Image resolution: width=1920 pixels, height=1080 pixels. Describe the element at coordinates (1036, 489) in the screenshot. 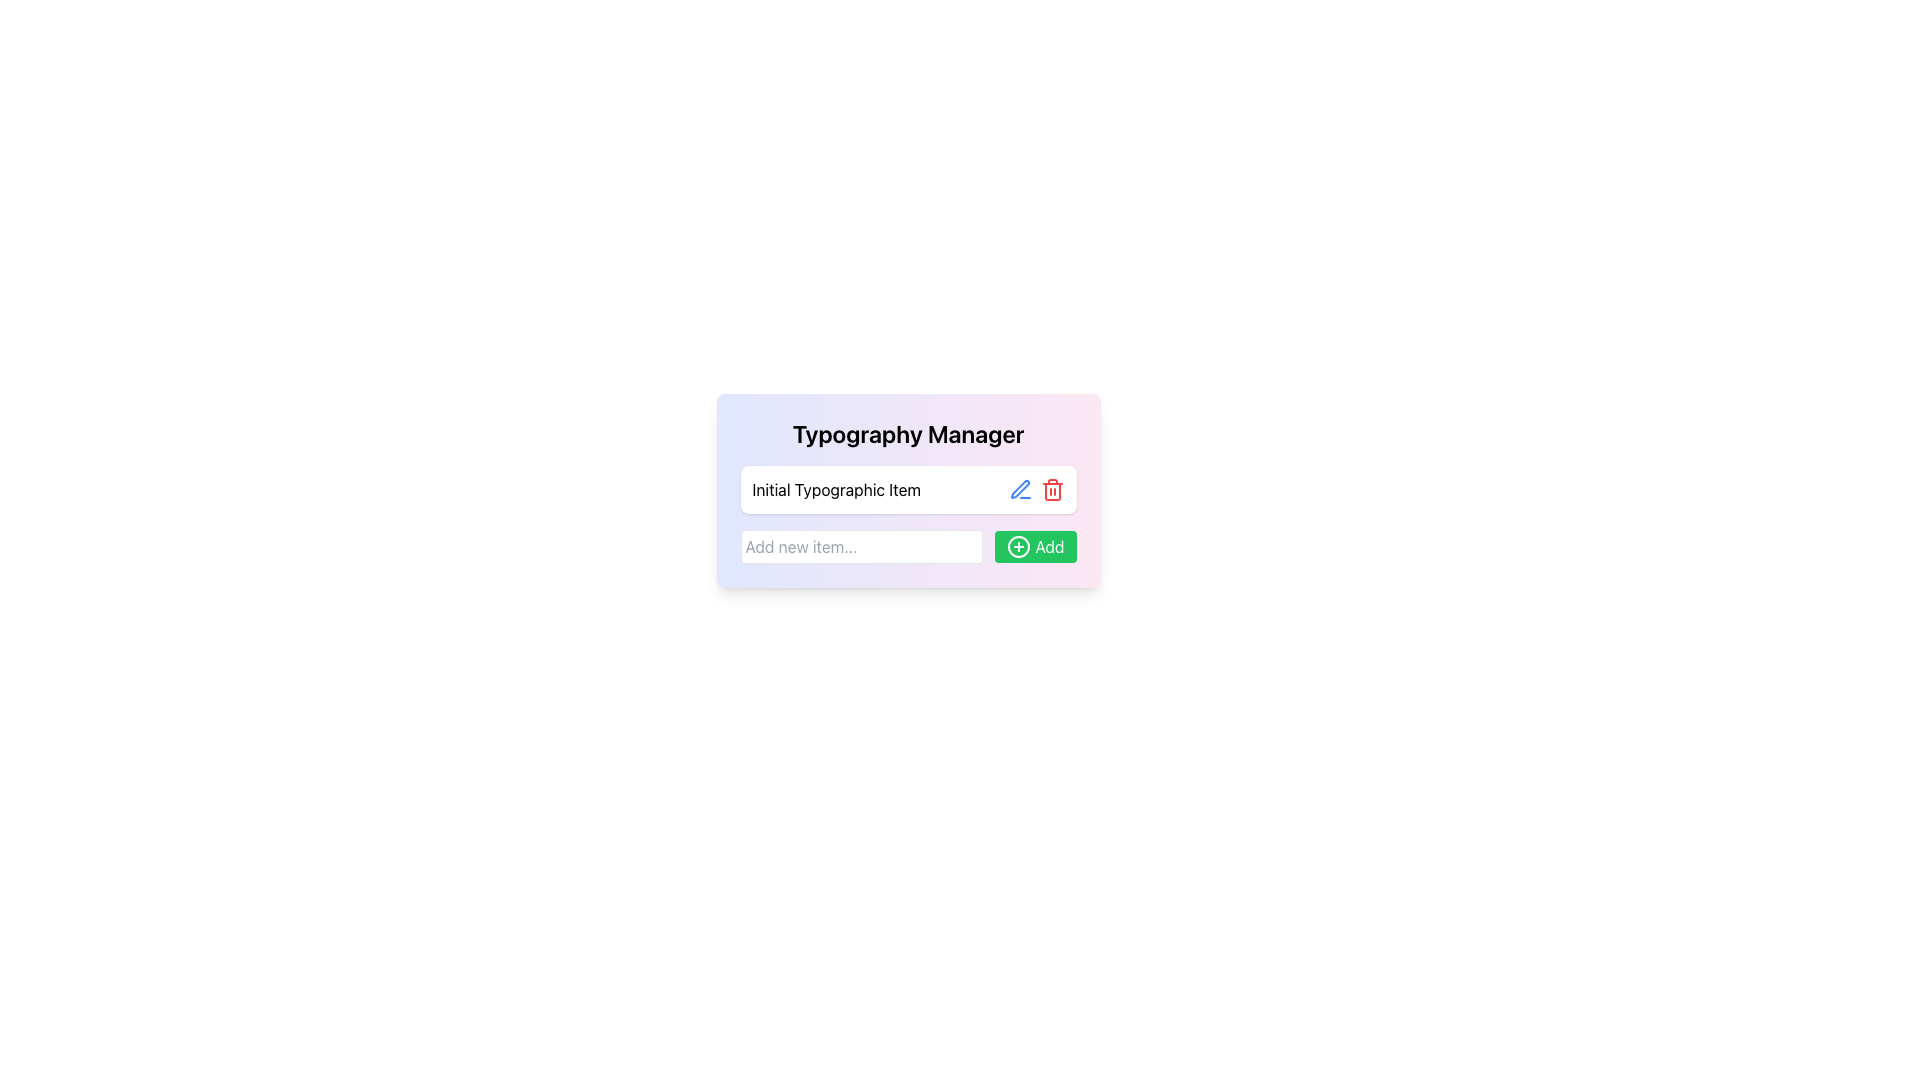

I see `the pencil icon in the horizontal icon group` at that location.